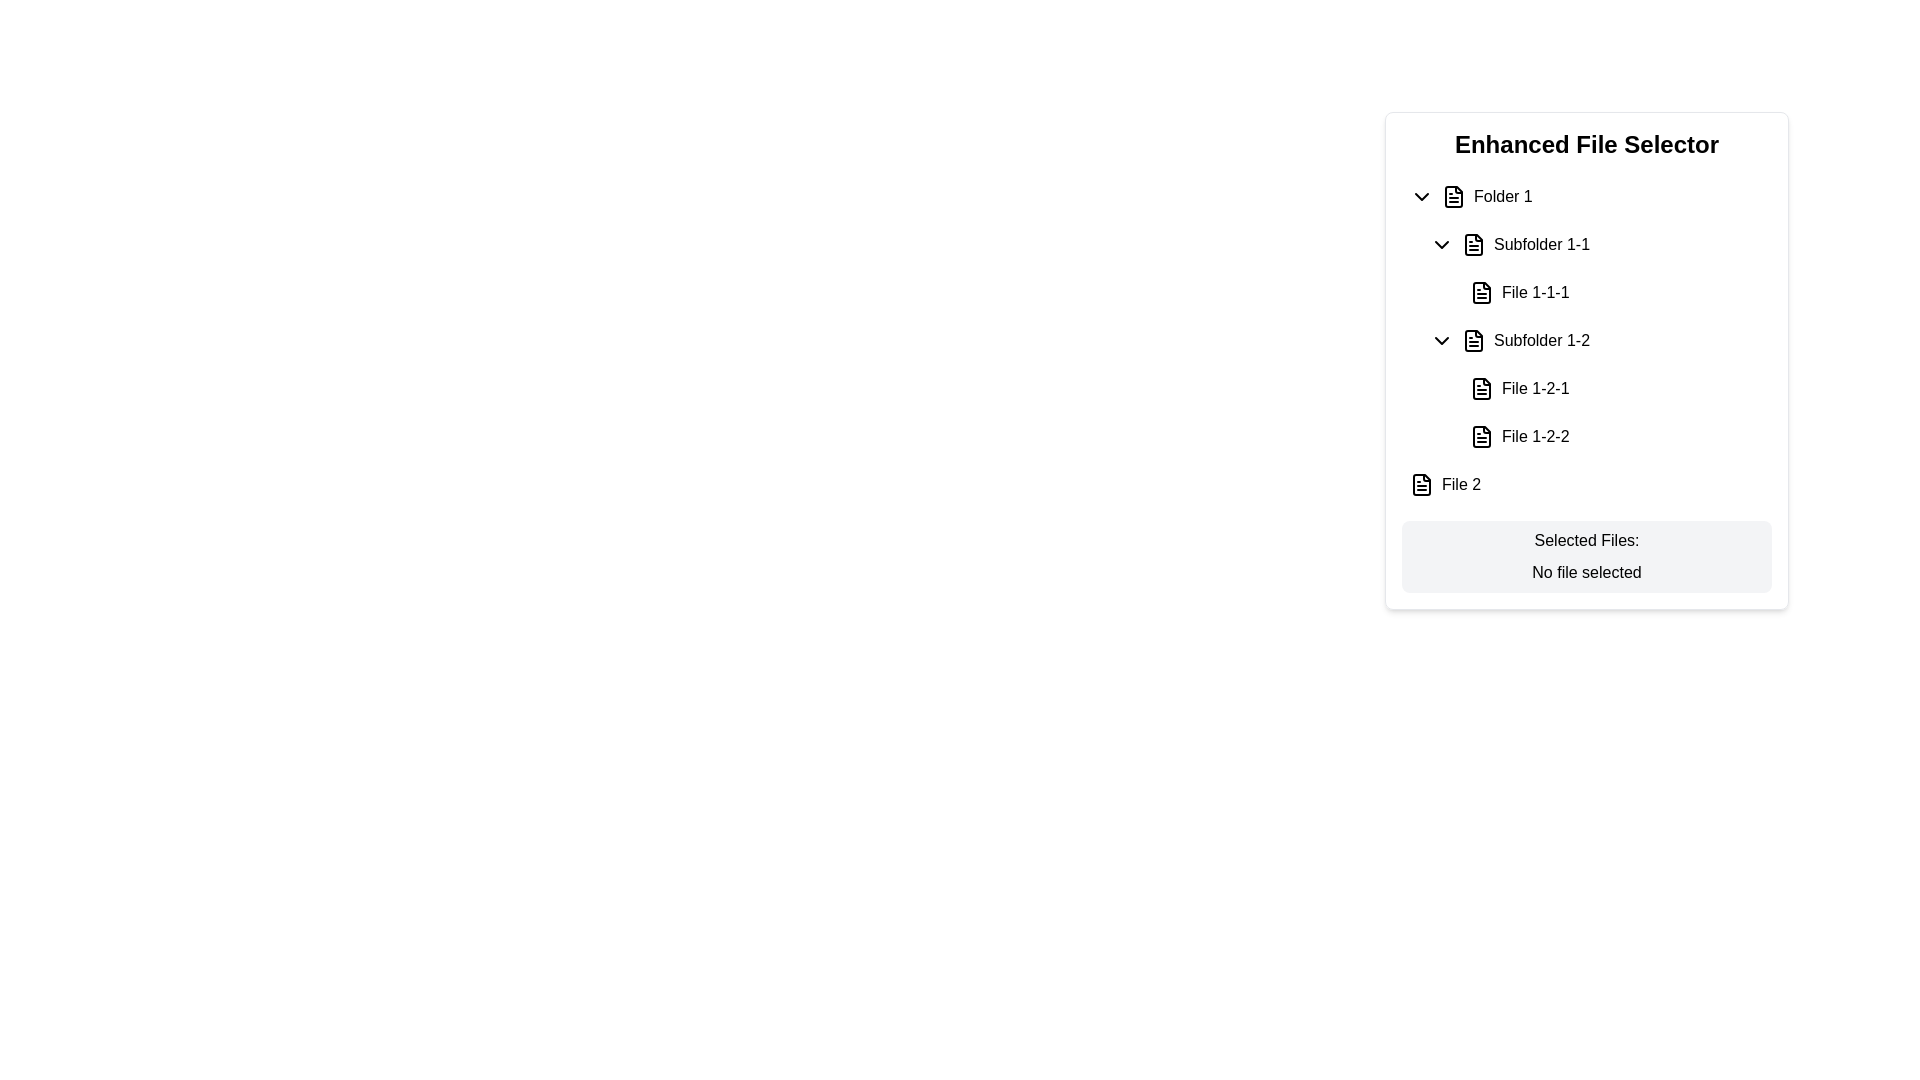 Image resolution: width=1920 pixels, height=1080 pixels. I want to click on the first selectable item in the file selector hierarchy located under 'Subfolder 1-1', so click(1617, 293).